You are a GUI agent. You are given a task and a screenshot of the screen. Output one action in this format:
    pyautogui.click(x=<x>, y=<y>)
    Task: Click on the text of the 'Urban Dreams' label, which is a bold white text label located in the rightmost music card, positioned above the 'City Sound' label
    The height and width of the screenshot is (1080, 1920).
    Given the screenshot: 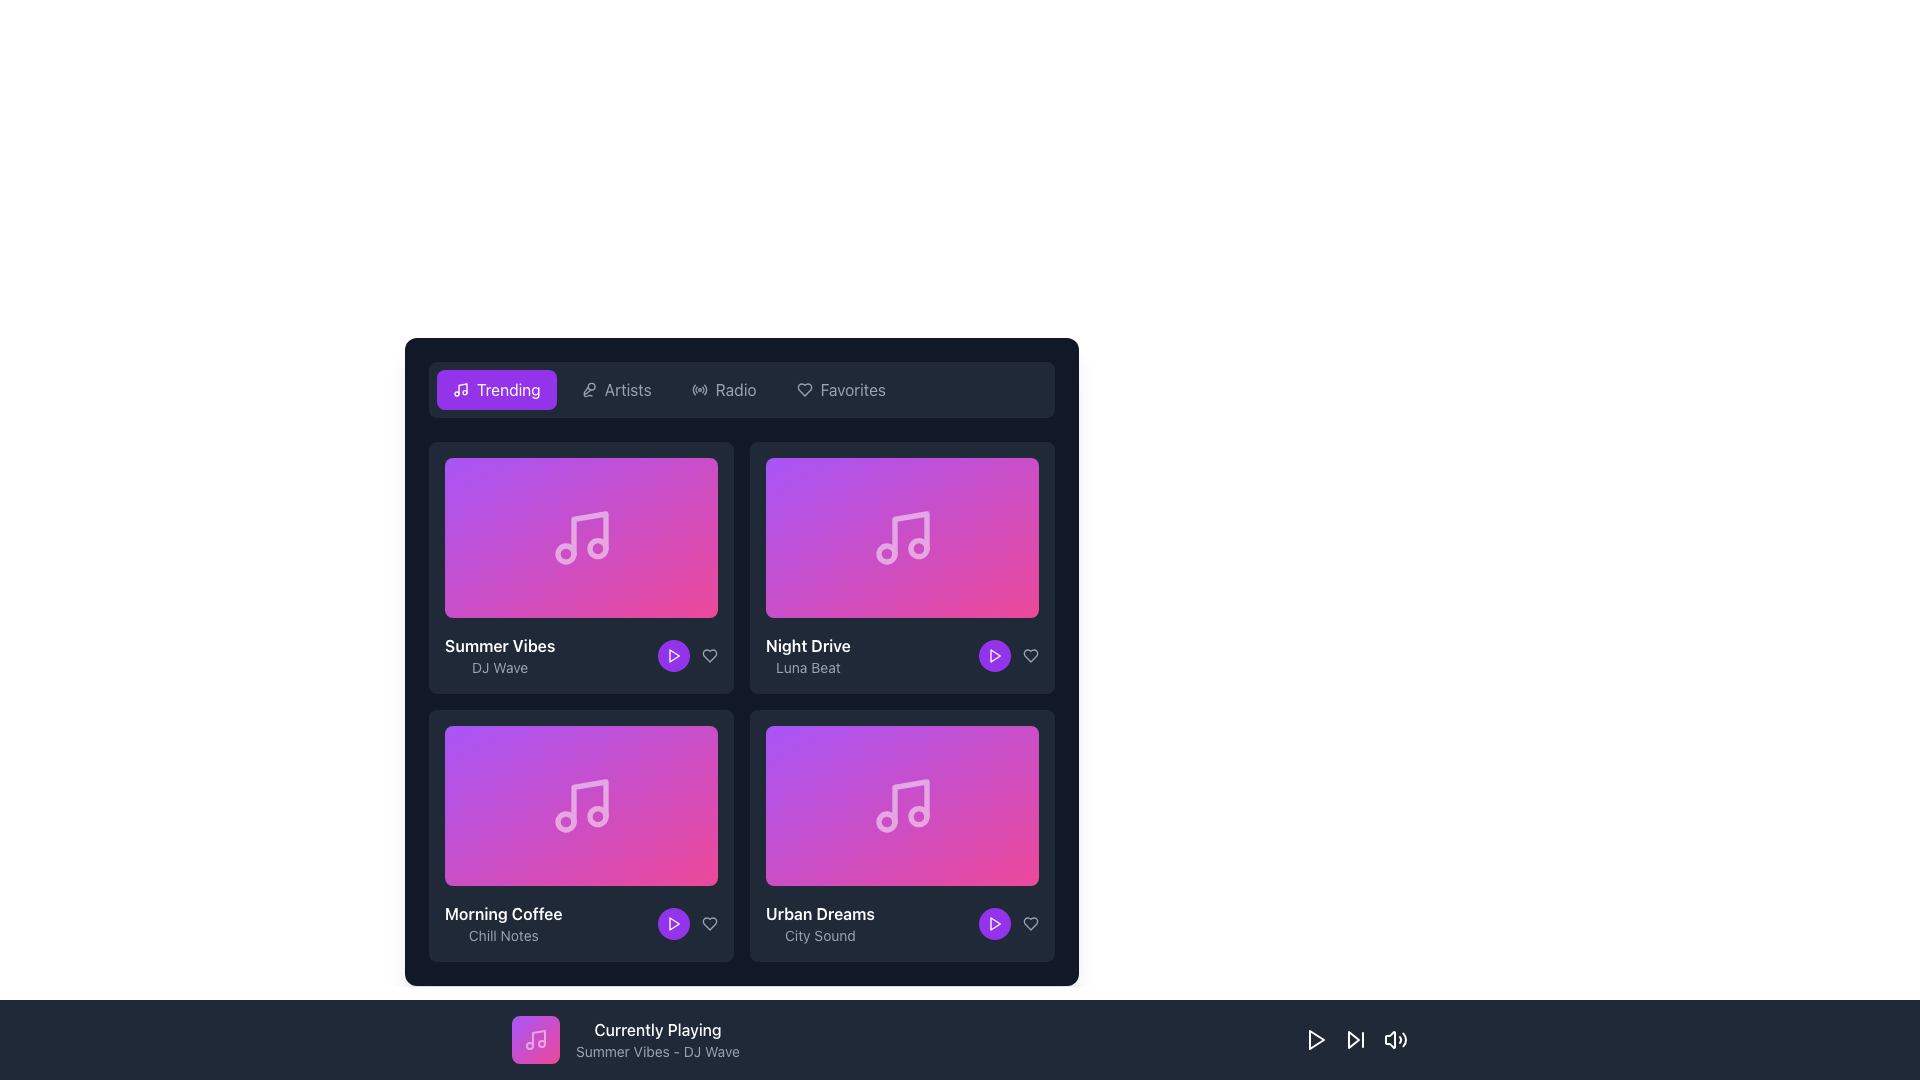 What is the action you would take?
    pyautogui.click(x=820, y=914)
    